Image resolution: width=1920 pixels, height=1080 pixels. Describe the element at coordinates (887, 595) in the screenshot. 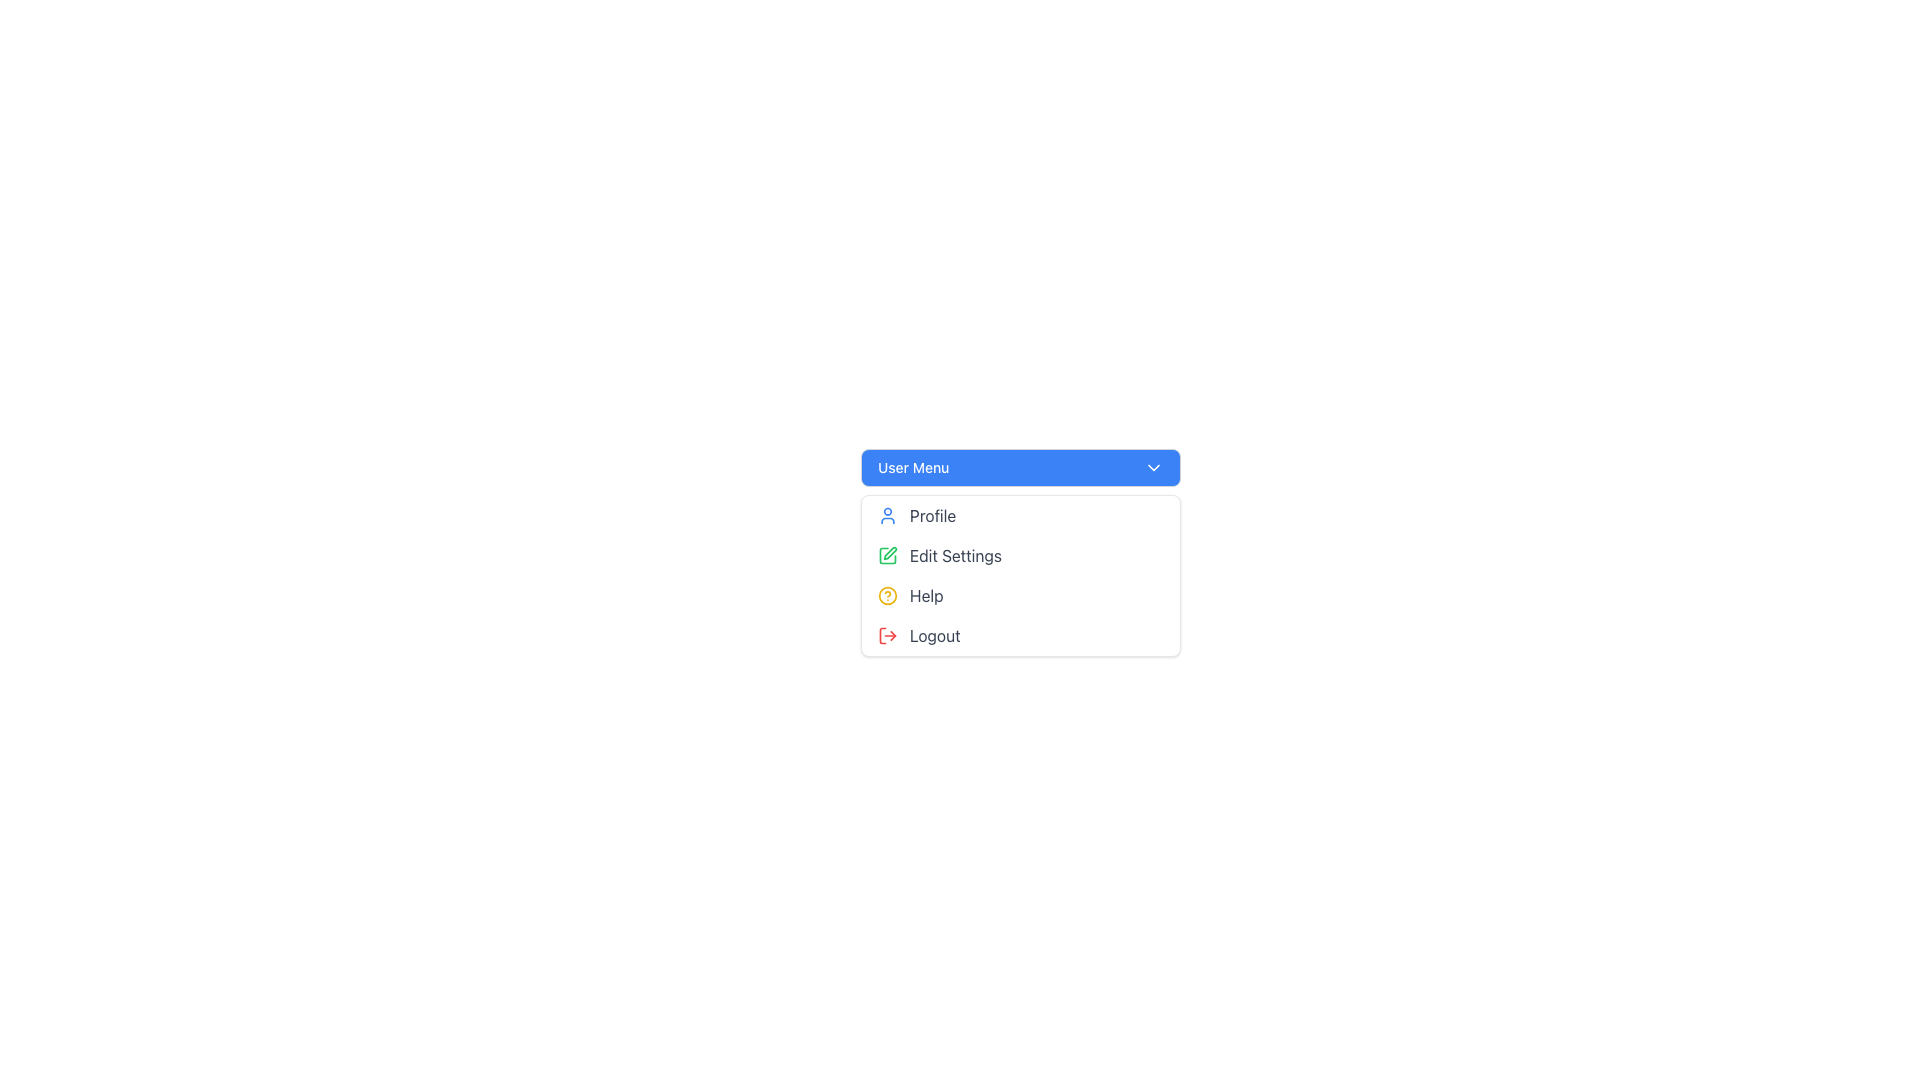

I see `the 'Help' icon located in the 'User Menu' dropdown, which visually indicates the purpose of the help menu item` at that location.